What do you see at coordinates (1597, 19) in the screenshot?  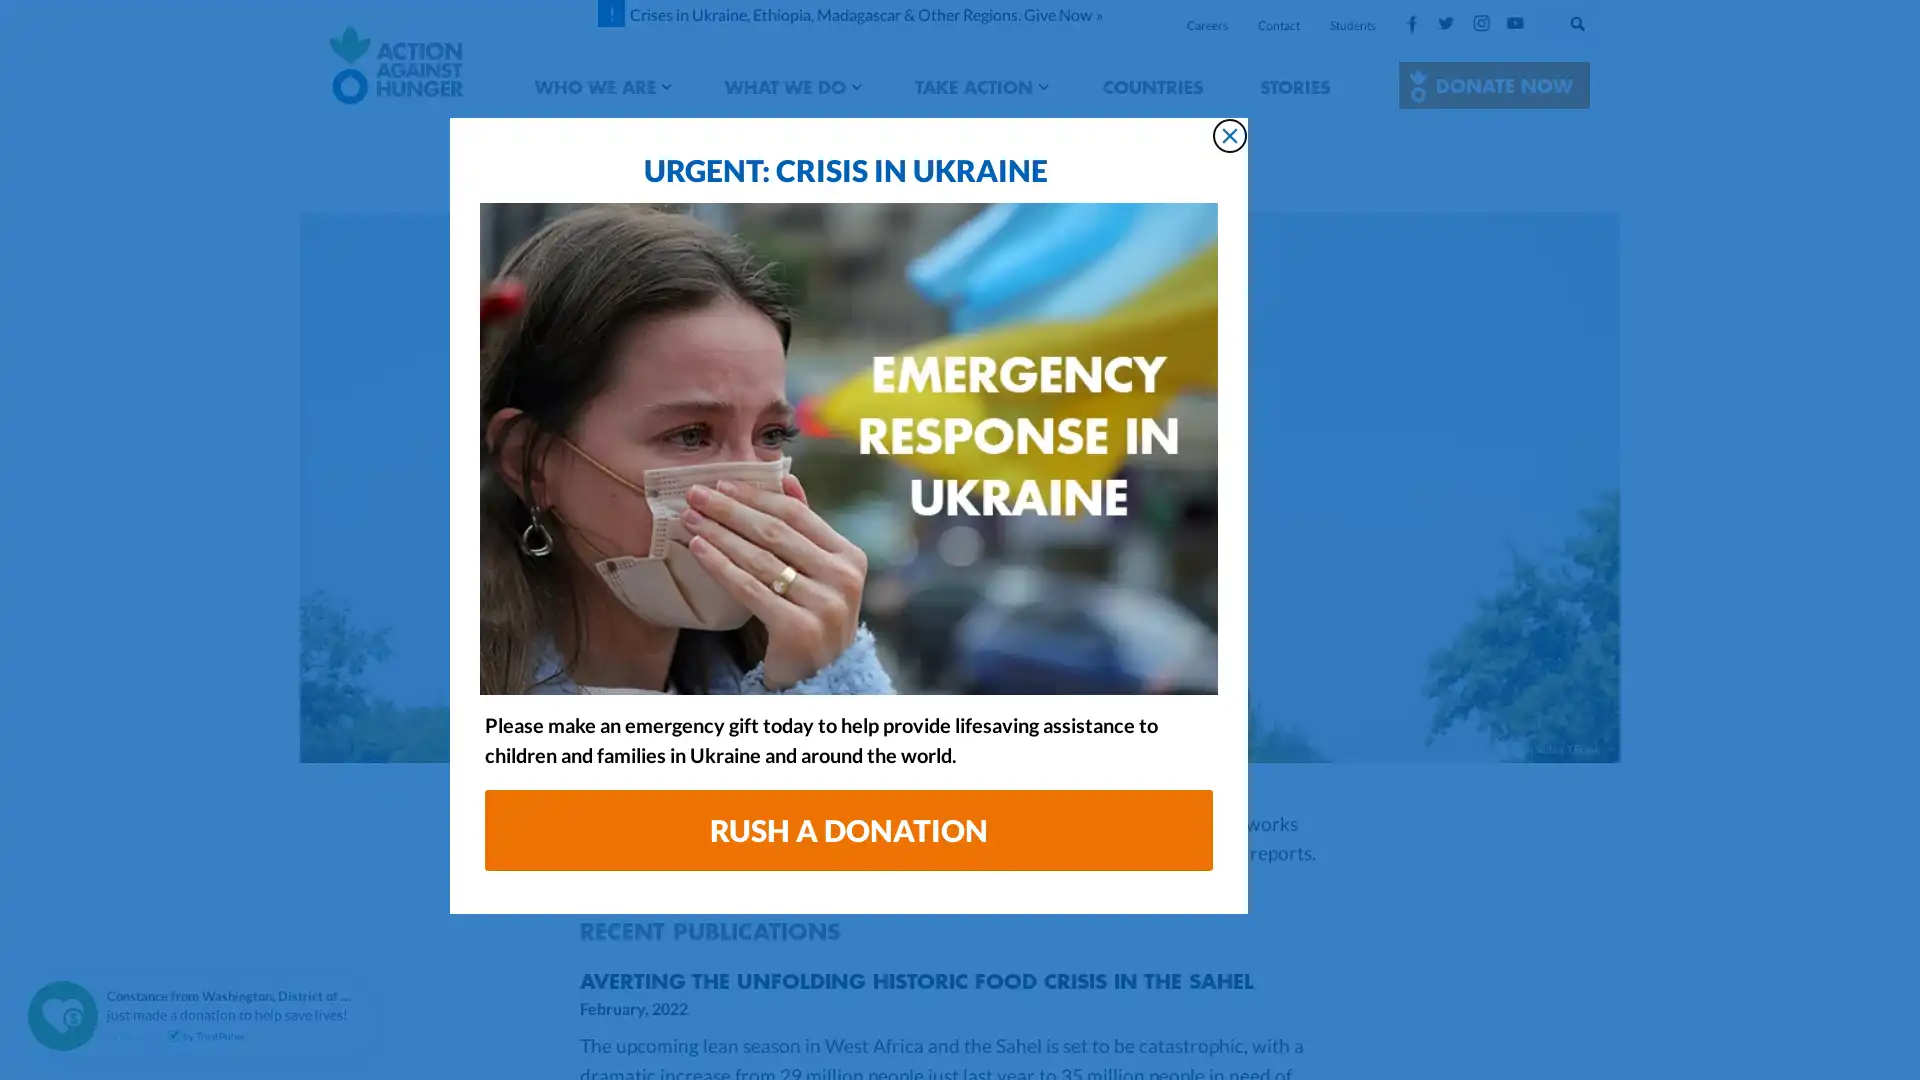 I see `Search` at bounding box center [1597, 19].